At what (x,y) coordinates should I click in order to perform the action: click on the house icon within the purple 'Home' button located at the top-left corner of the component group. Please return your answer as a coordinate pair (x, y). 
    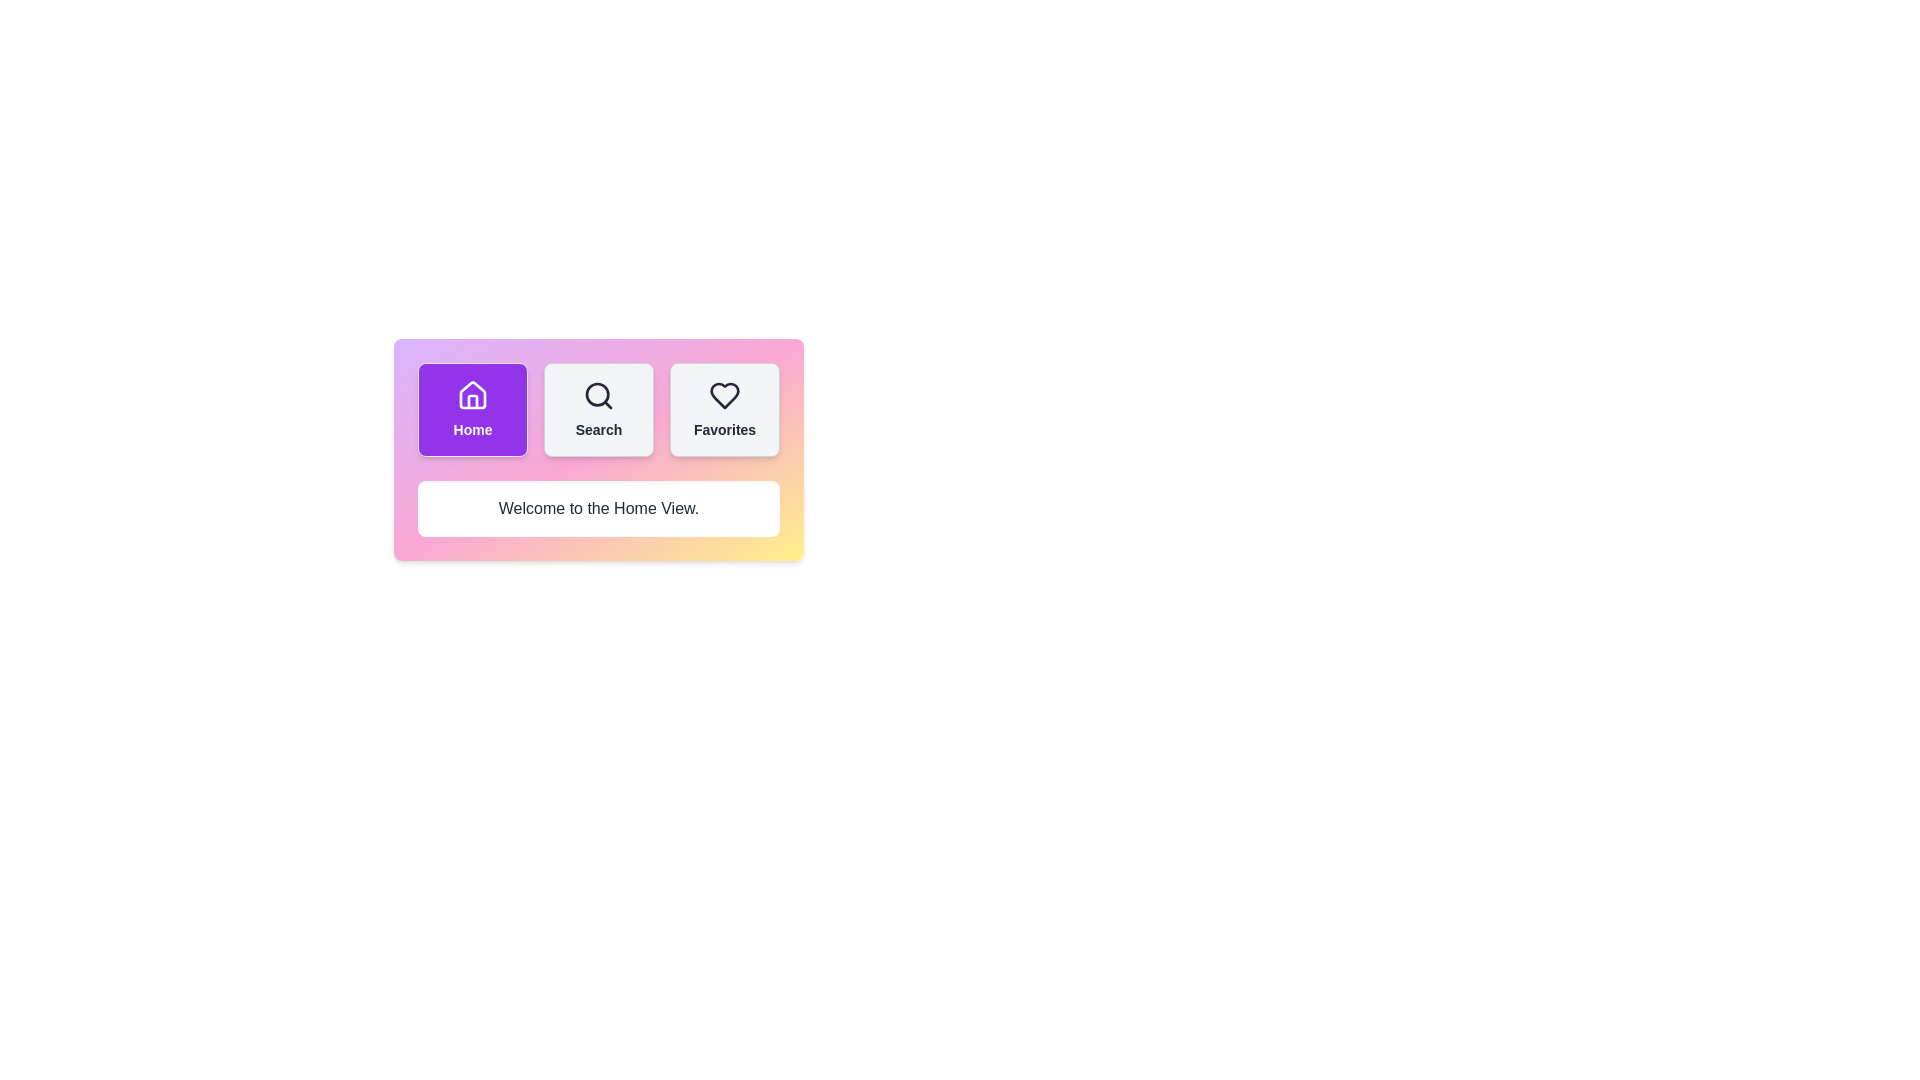
    Looking at the image, I should click on (472, 396).